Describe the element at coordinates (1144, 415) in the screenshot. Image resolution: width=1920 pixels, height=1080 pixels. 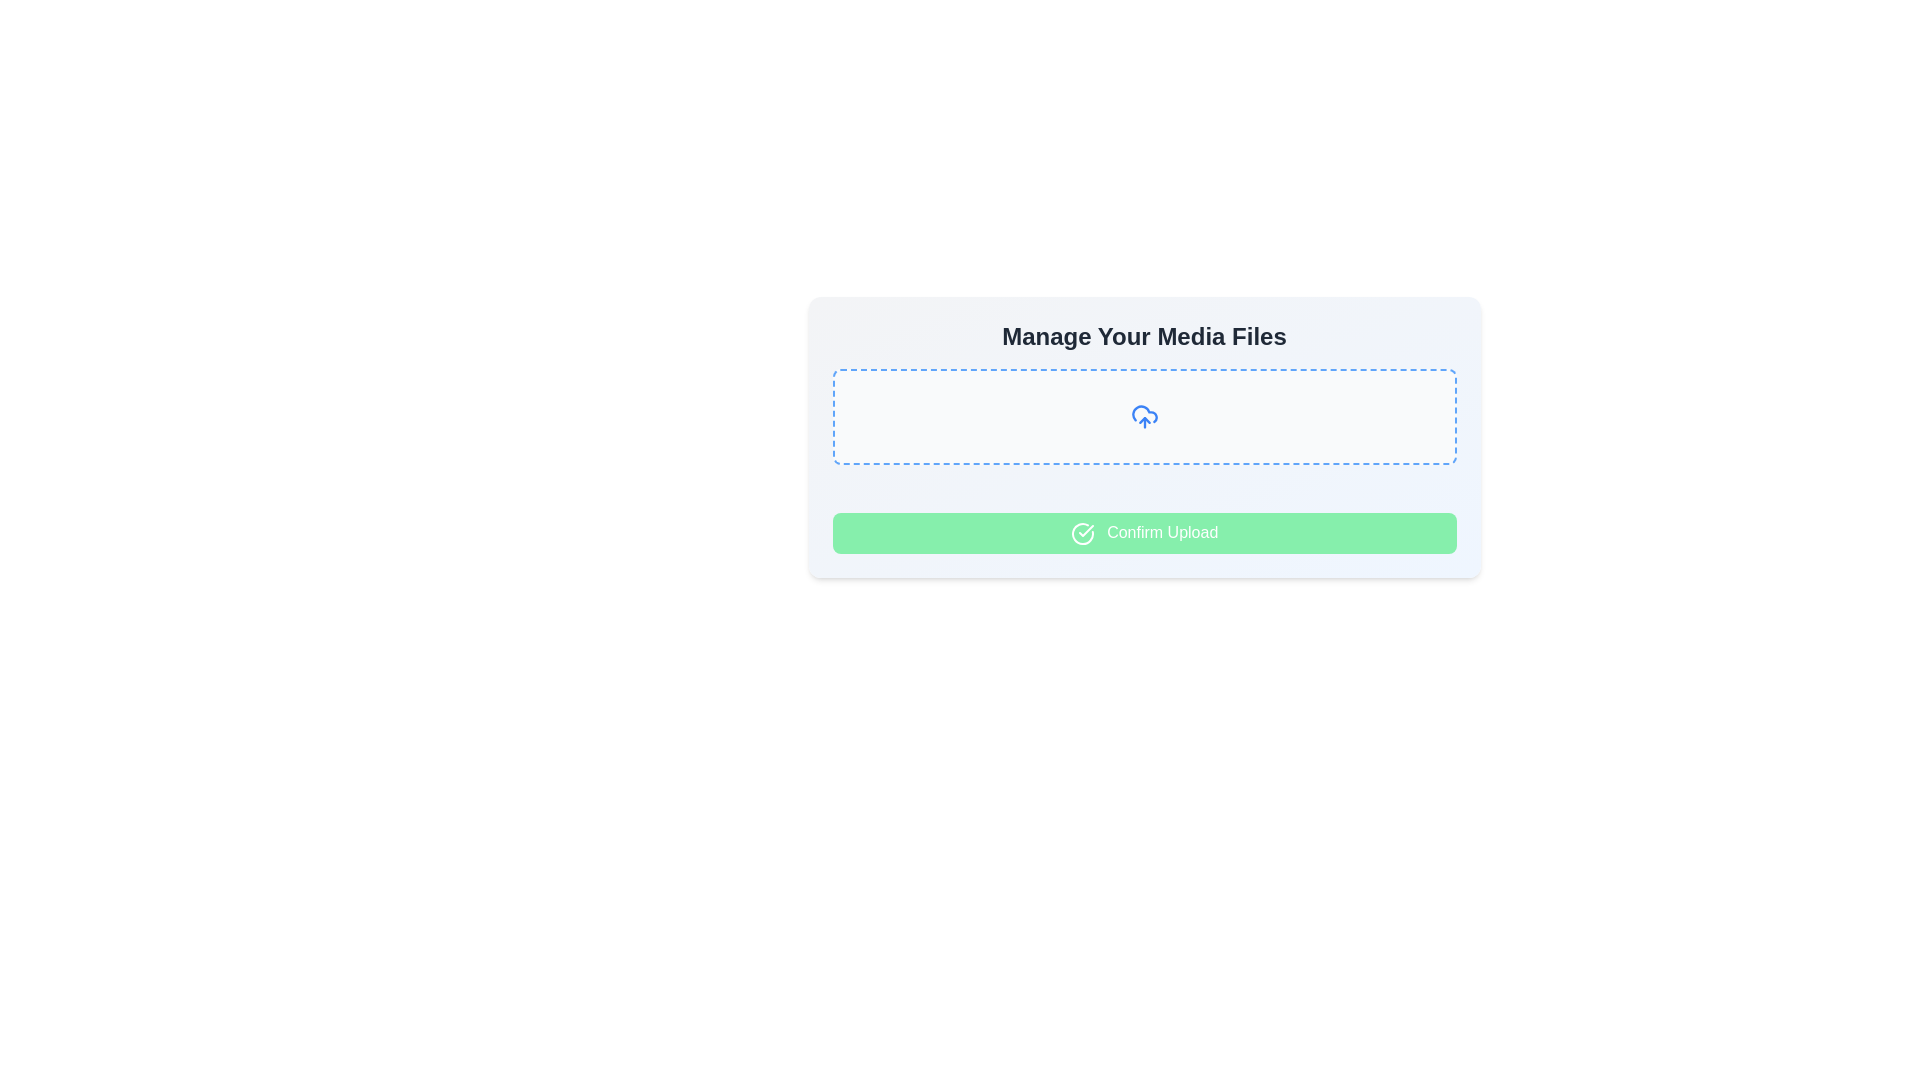
I see `the cloud upload icon, which serves as a visual indicator for uploading files to cloud storage, located at the center of the dashed rectangular area within the 'Manage Your Media Files' box` at that location.